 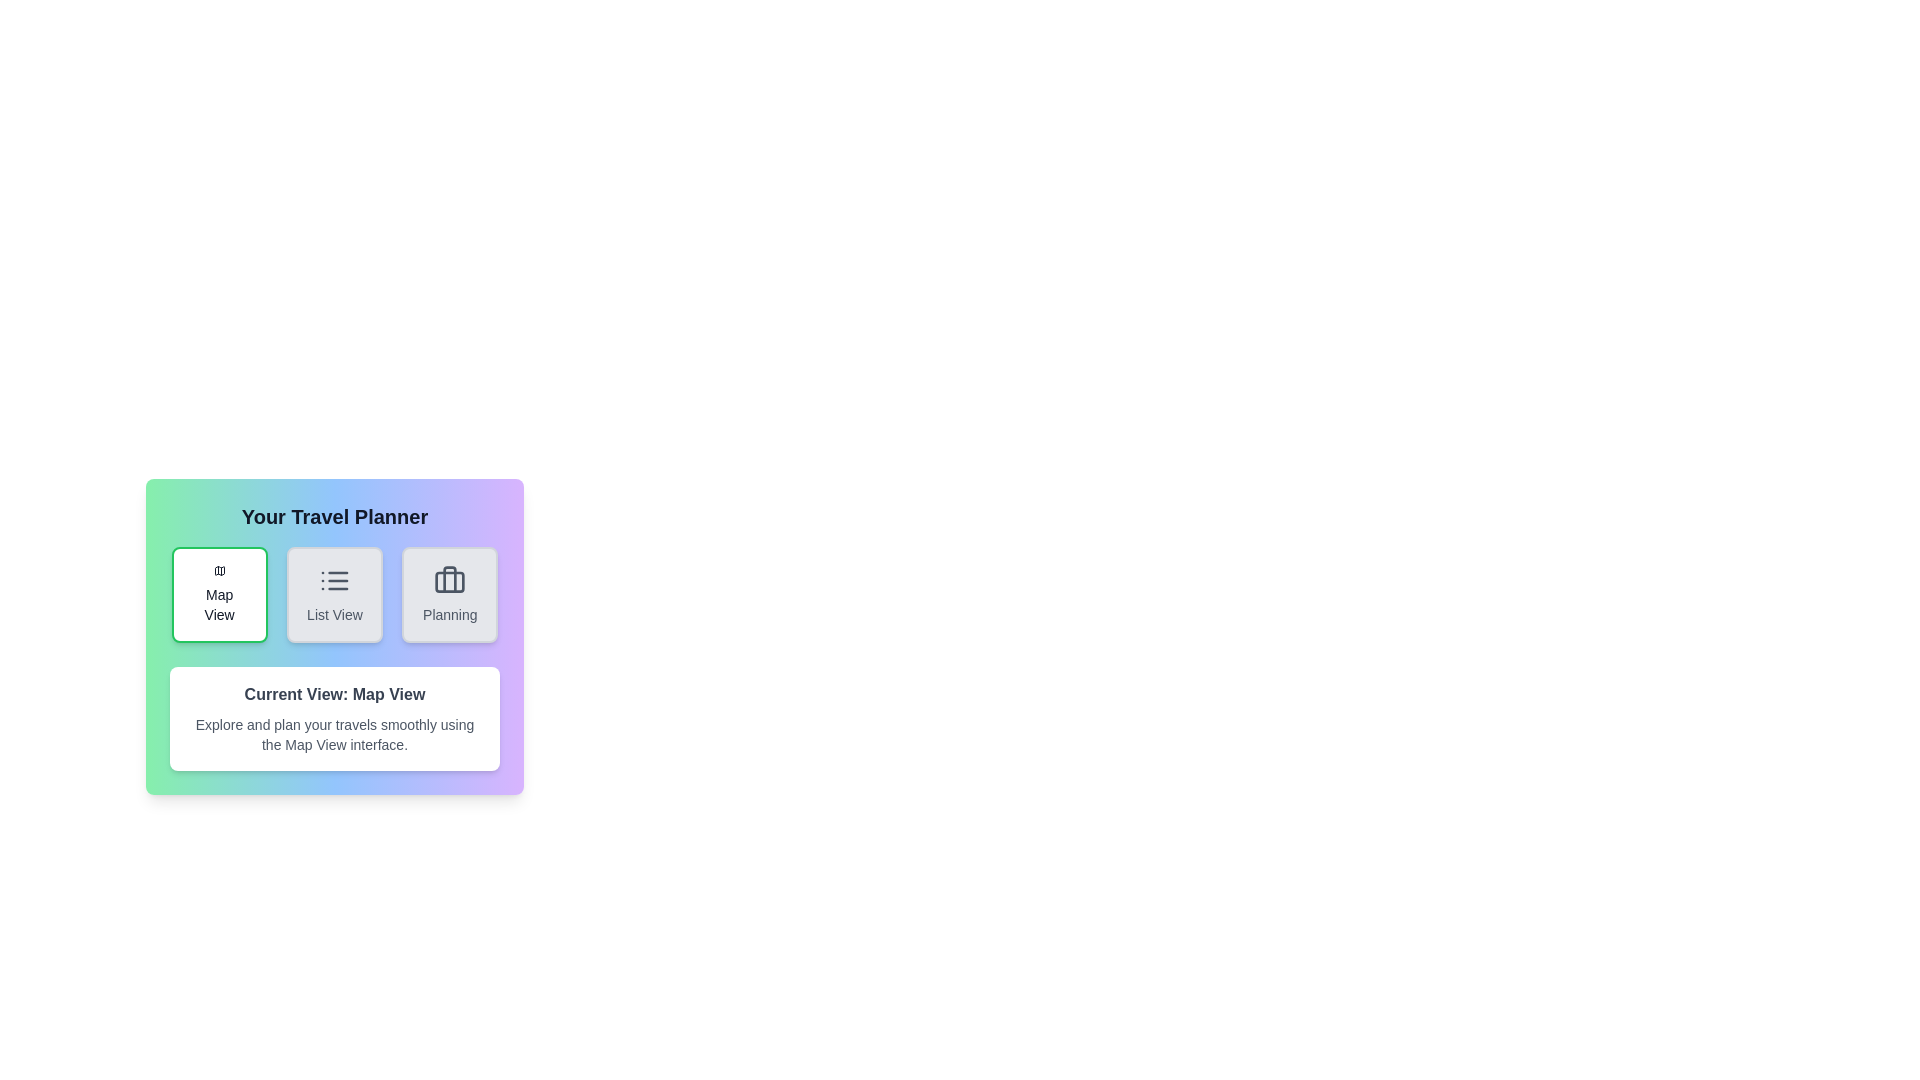 What do you see at coordinates (219, 593) in the screenshot?
I see `the Map View view by clicking the corresponding button` at bounding box center [219, 593].